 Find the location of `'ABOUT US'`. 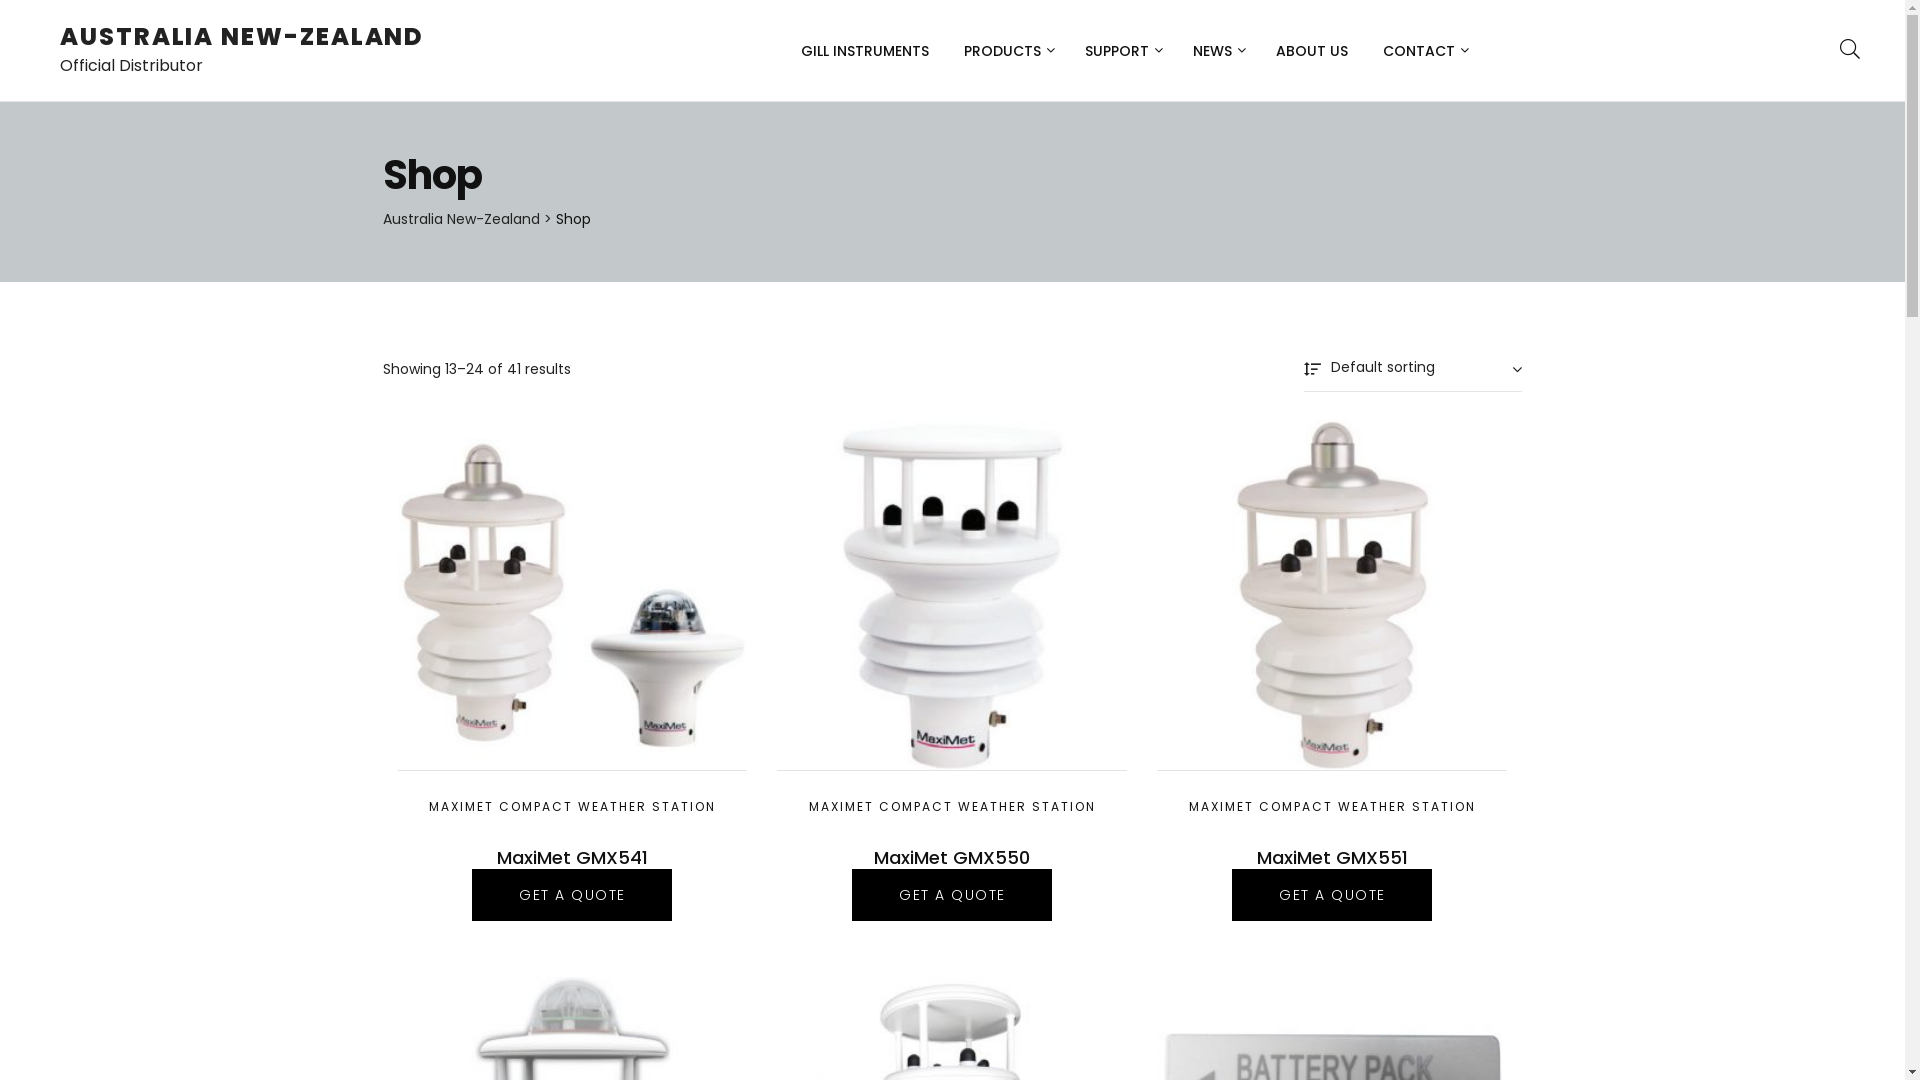

'ABOUT US' is located at coordinates (1275, 49).